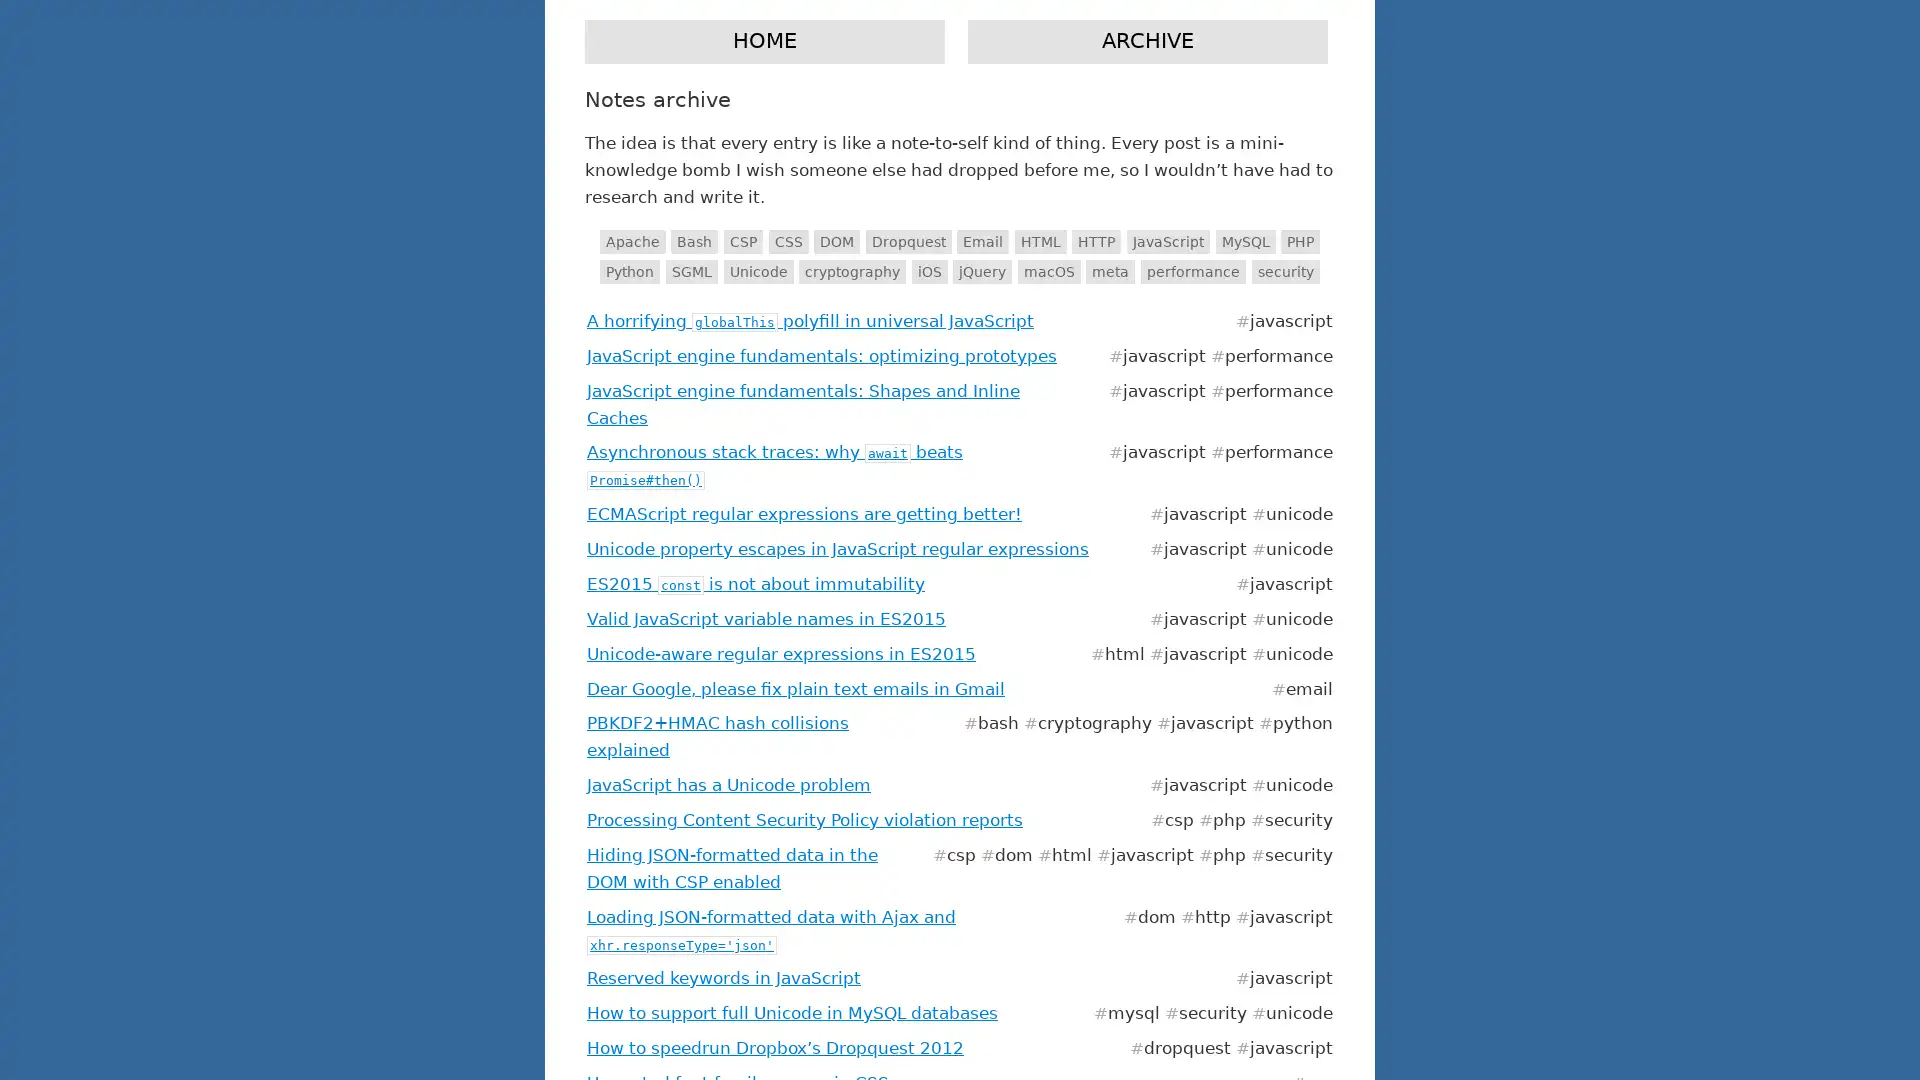 This screenshot has height=1080, width=1920. Describe the element at coordinates (906, 241) in the screenshot. I see `Dropquest` at that location.